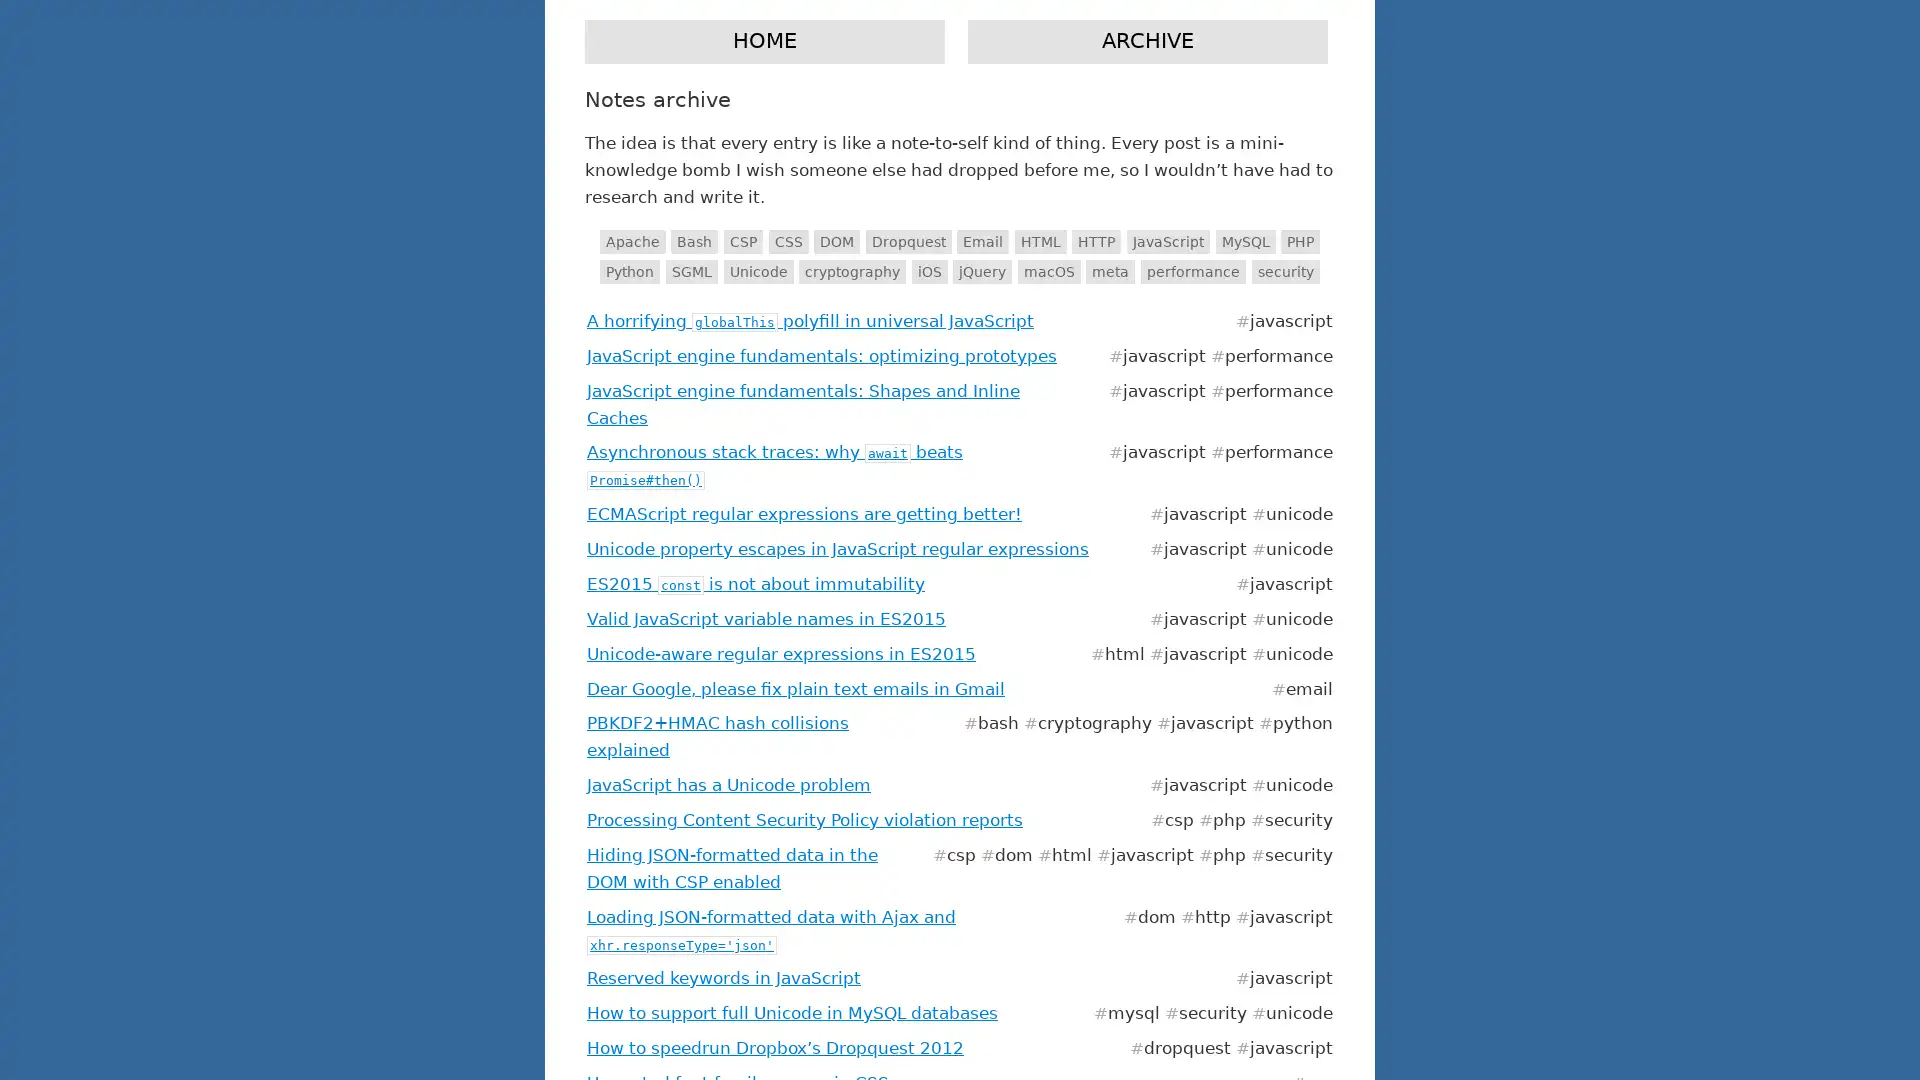 This screenshot has height=1080, width=1920. Describe the element at coordinates (906, 241) in the screenshot. I see `Dropquest` at that location.